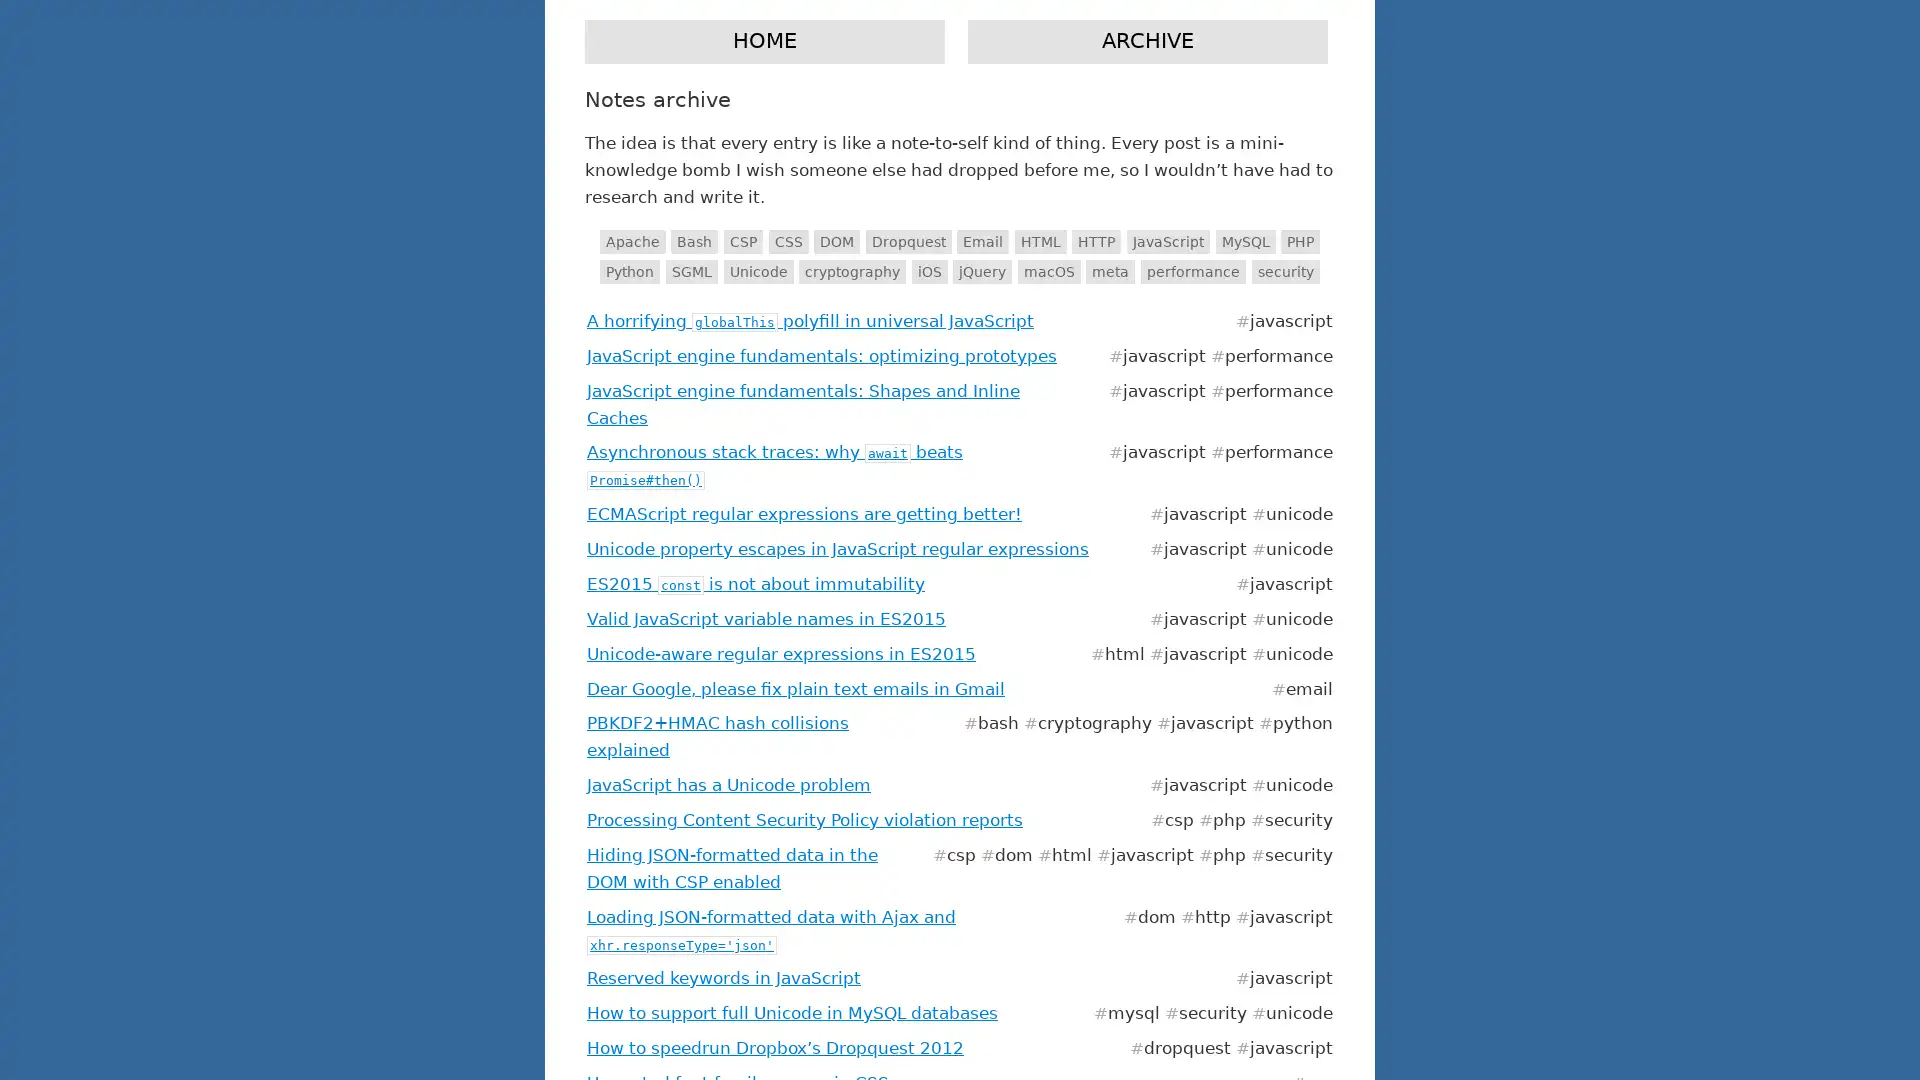 This screenshot has height=1080, width=1920. Describe the element at coordinates (906, 241) in the screenshot. I see `Dropquest` at that location.